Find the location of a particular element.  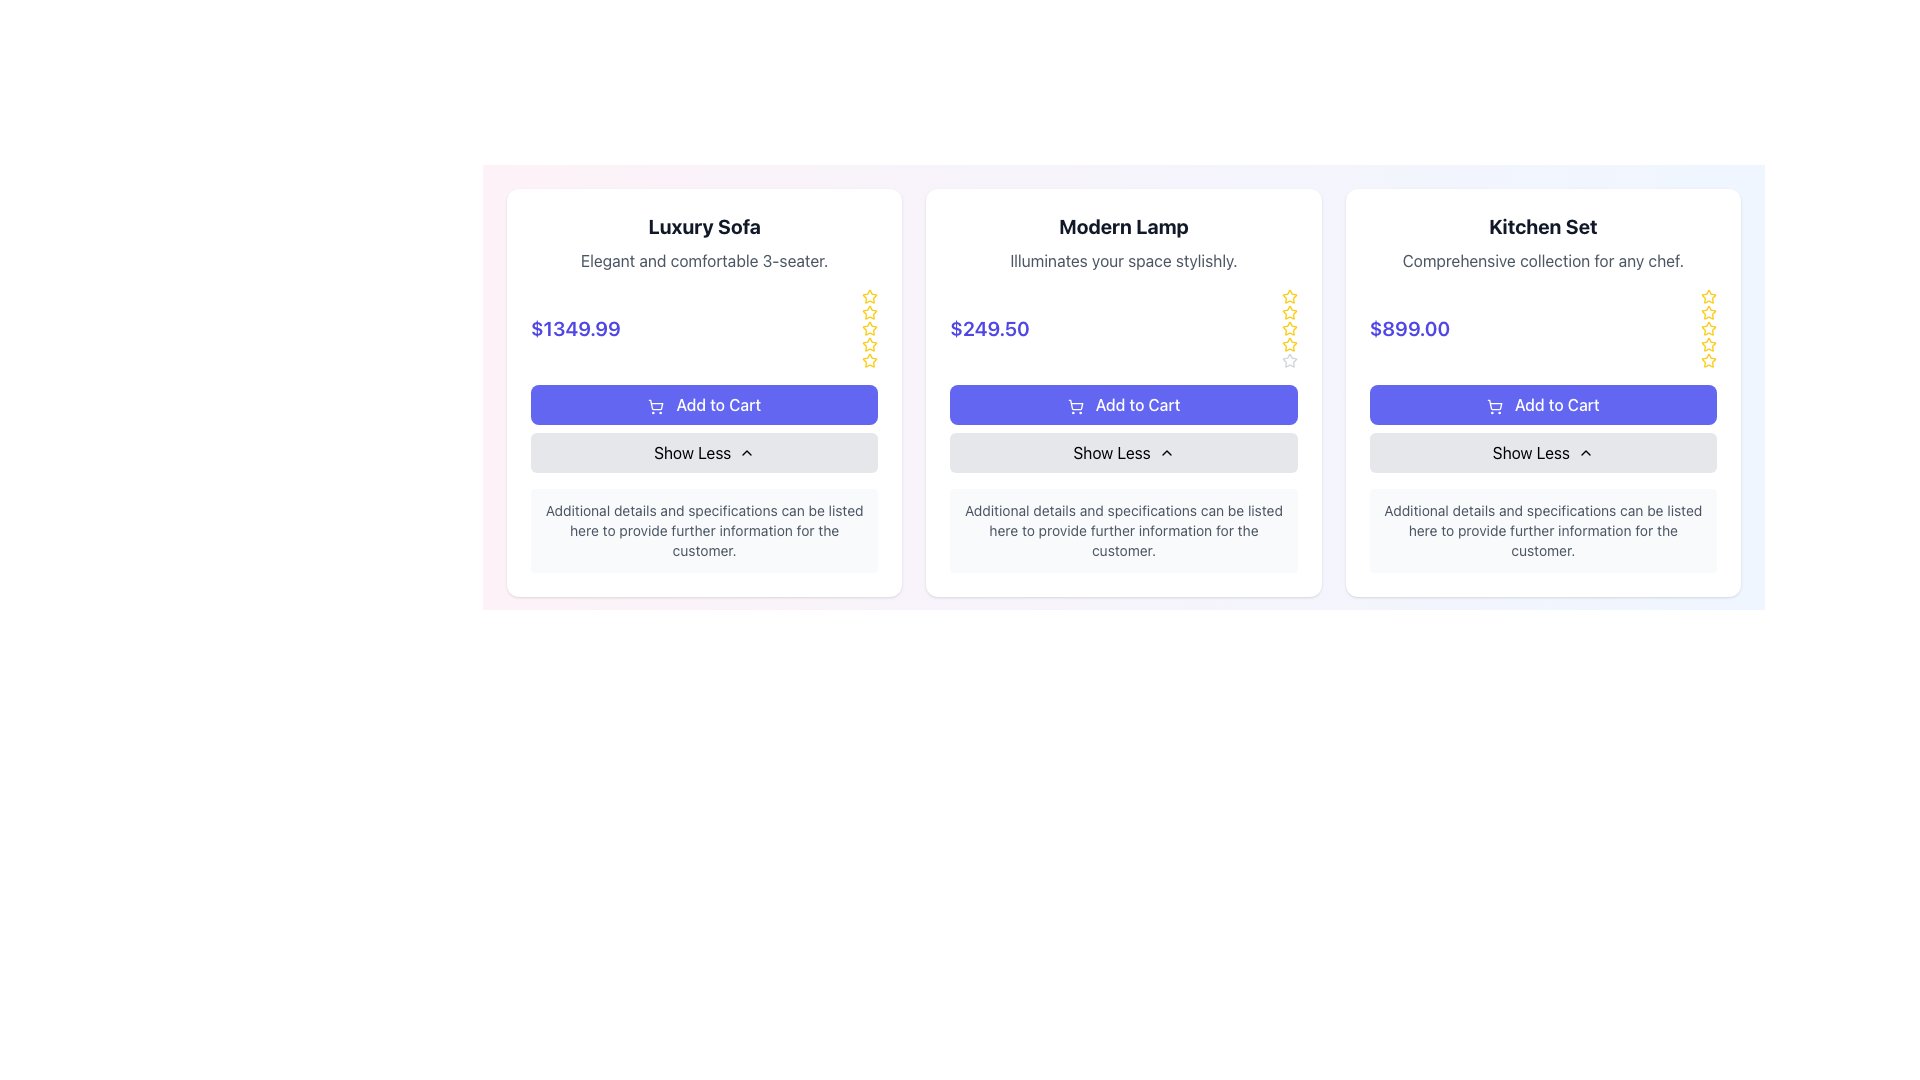

the third star icon in the vertical sequence of star icons on the right side of the 'Luxury Sofa' product card is located at coordinates (870, 312).